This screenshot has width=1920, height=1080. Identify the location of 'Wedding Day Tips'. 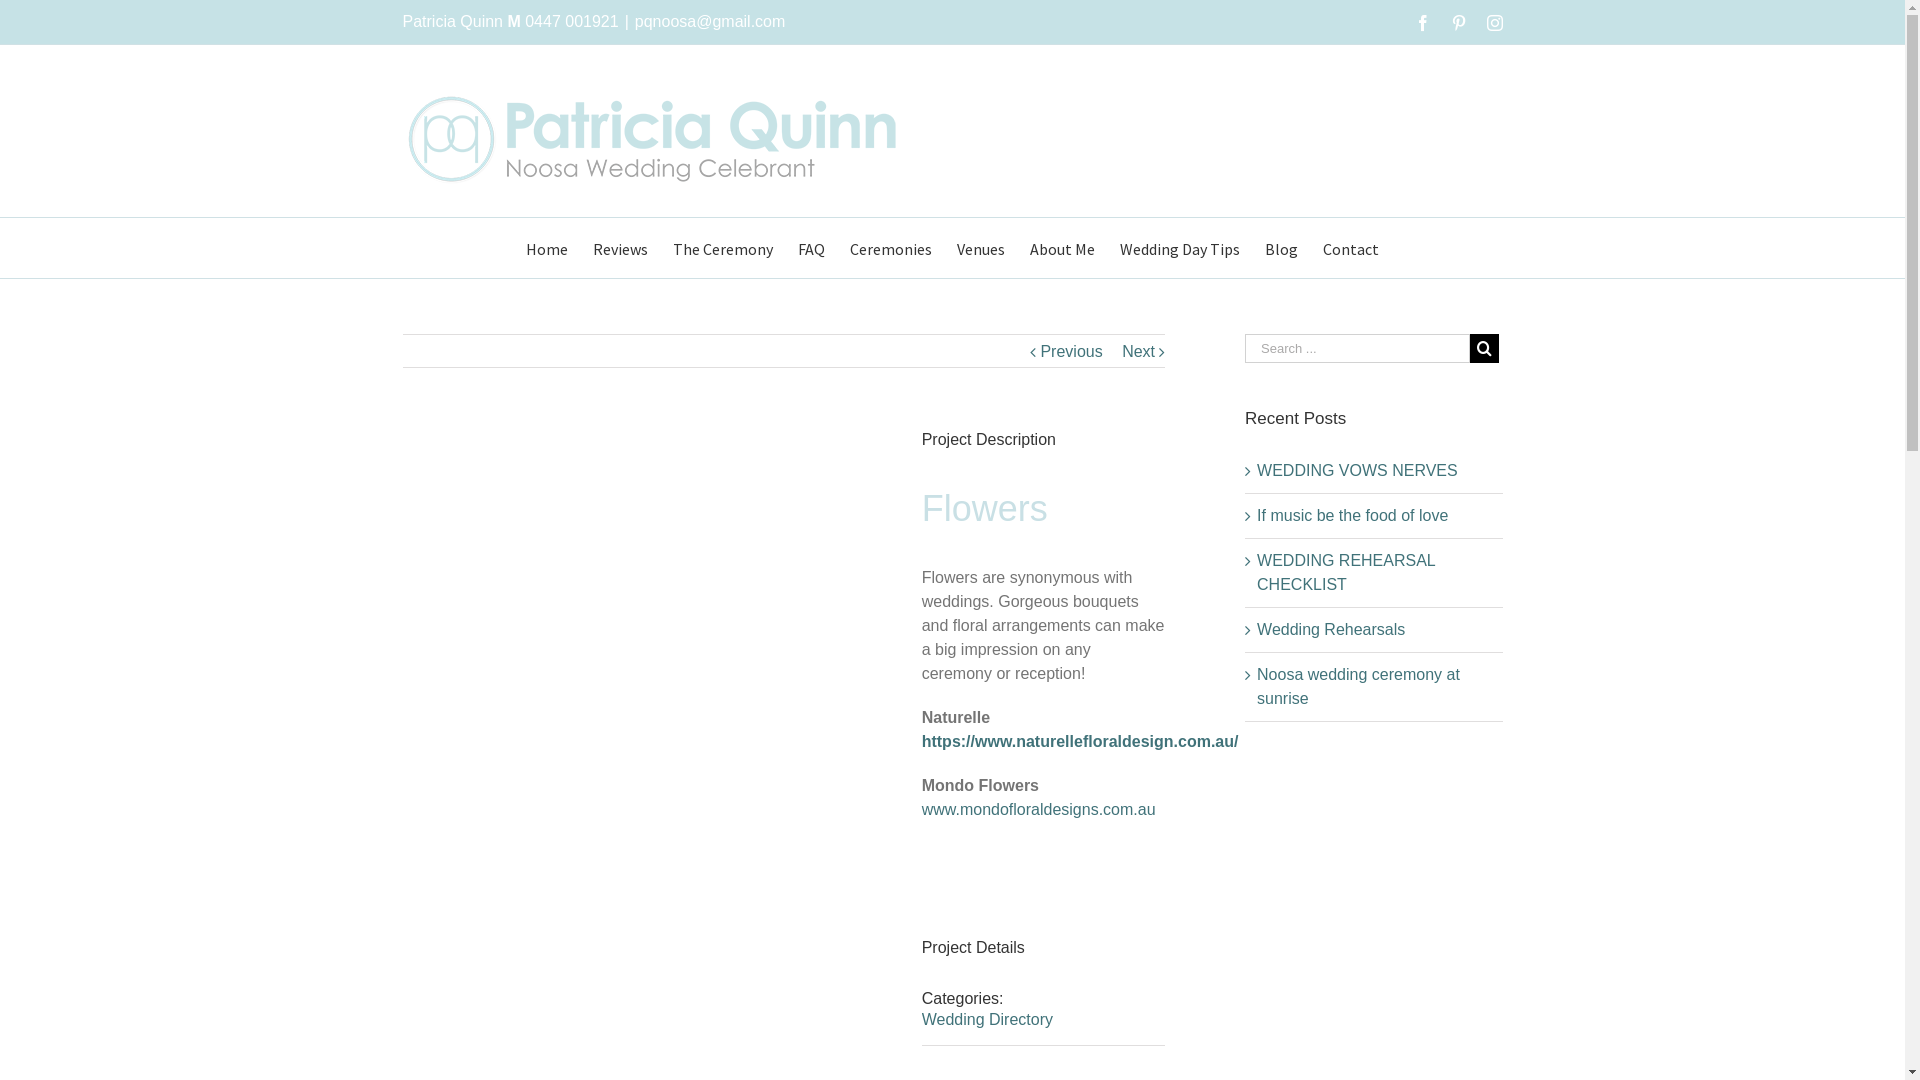
(1180, 246).